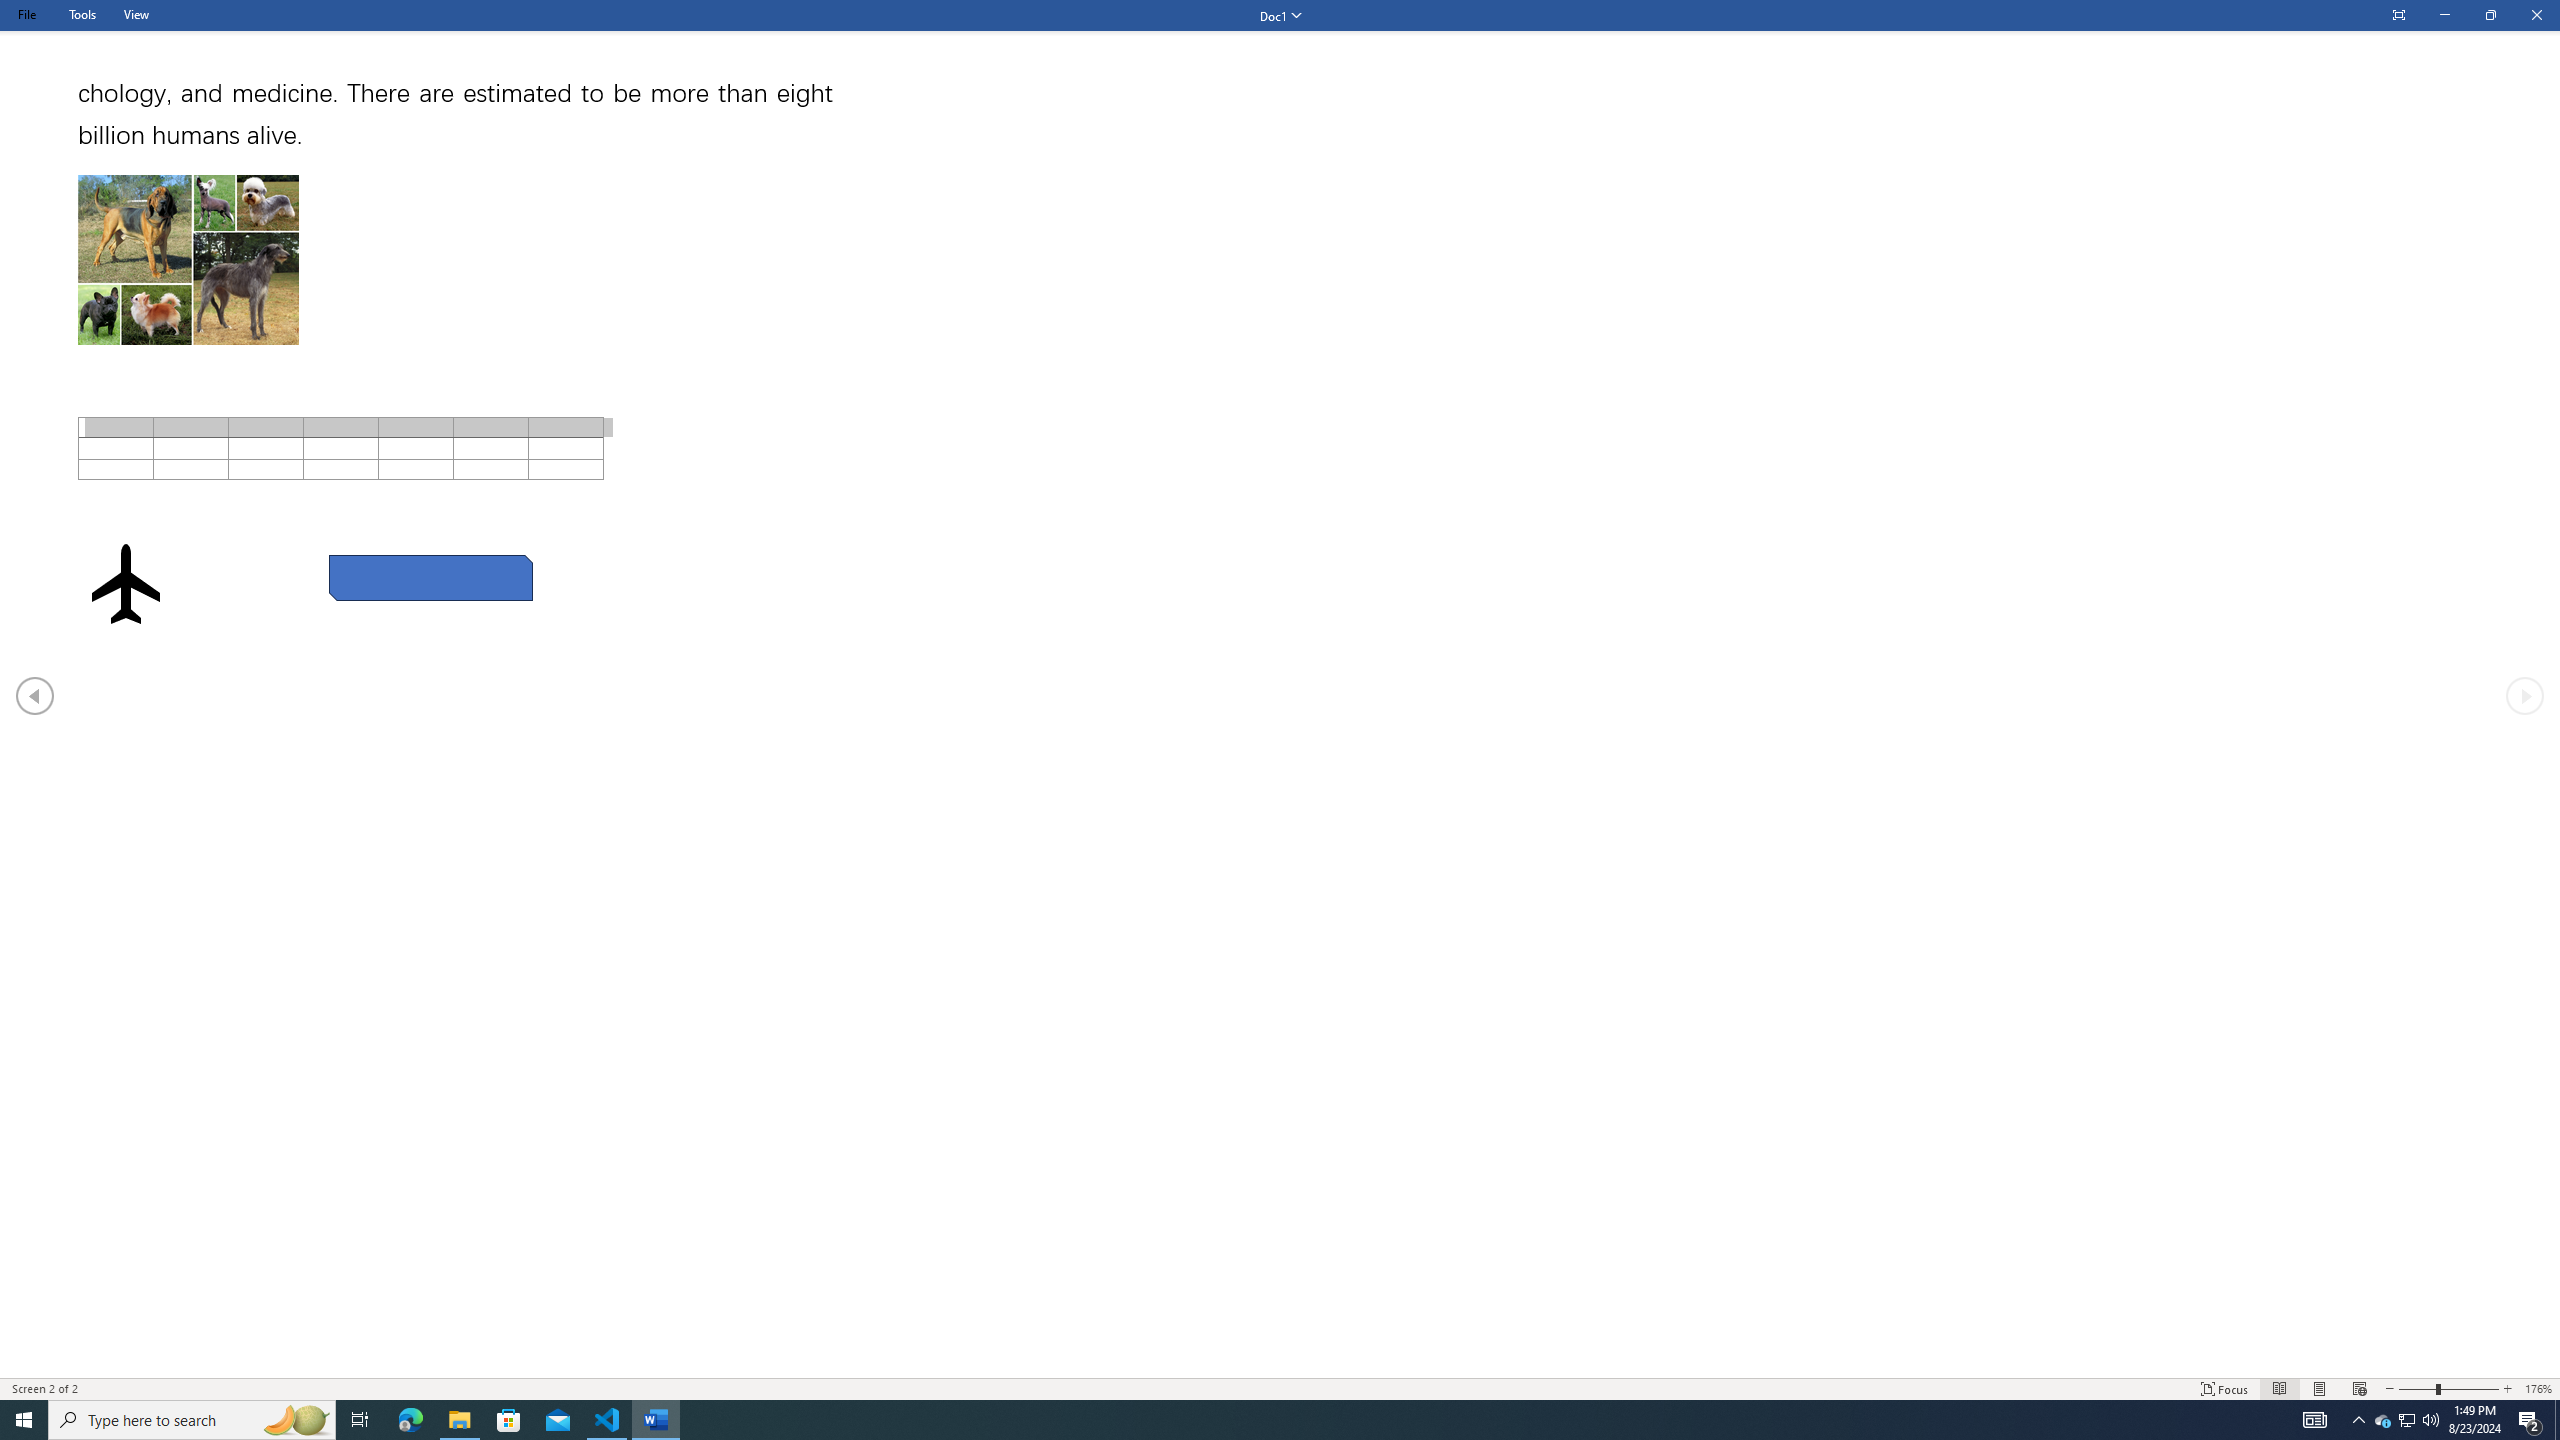 This screenshot has width=2560, height=1440. What do you see at coordinates (25, 14) in the screenshot?
I see `'File Tab'` at bounding box center [25, 14].